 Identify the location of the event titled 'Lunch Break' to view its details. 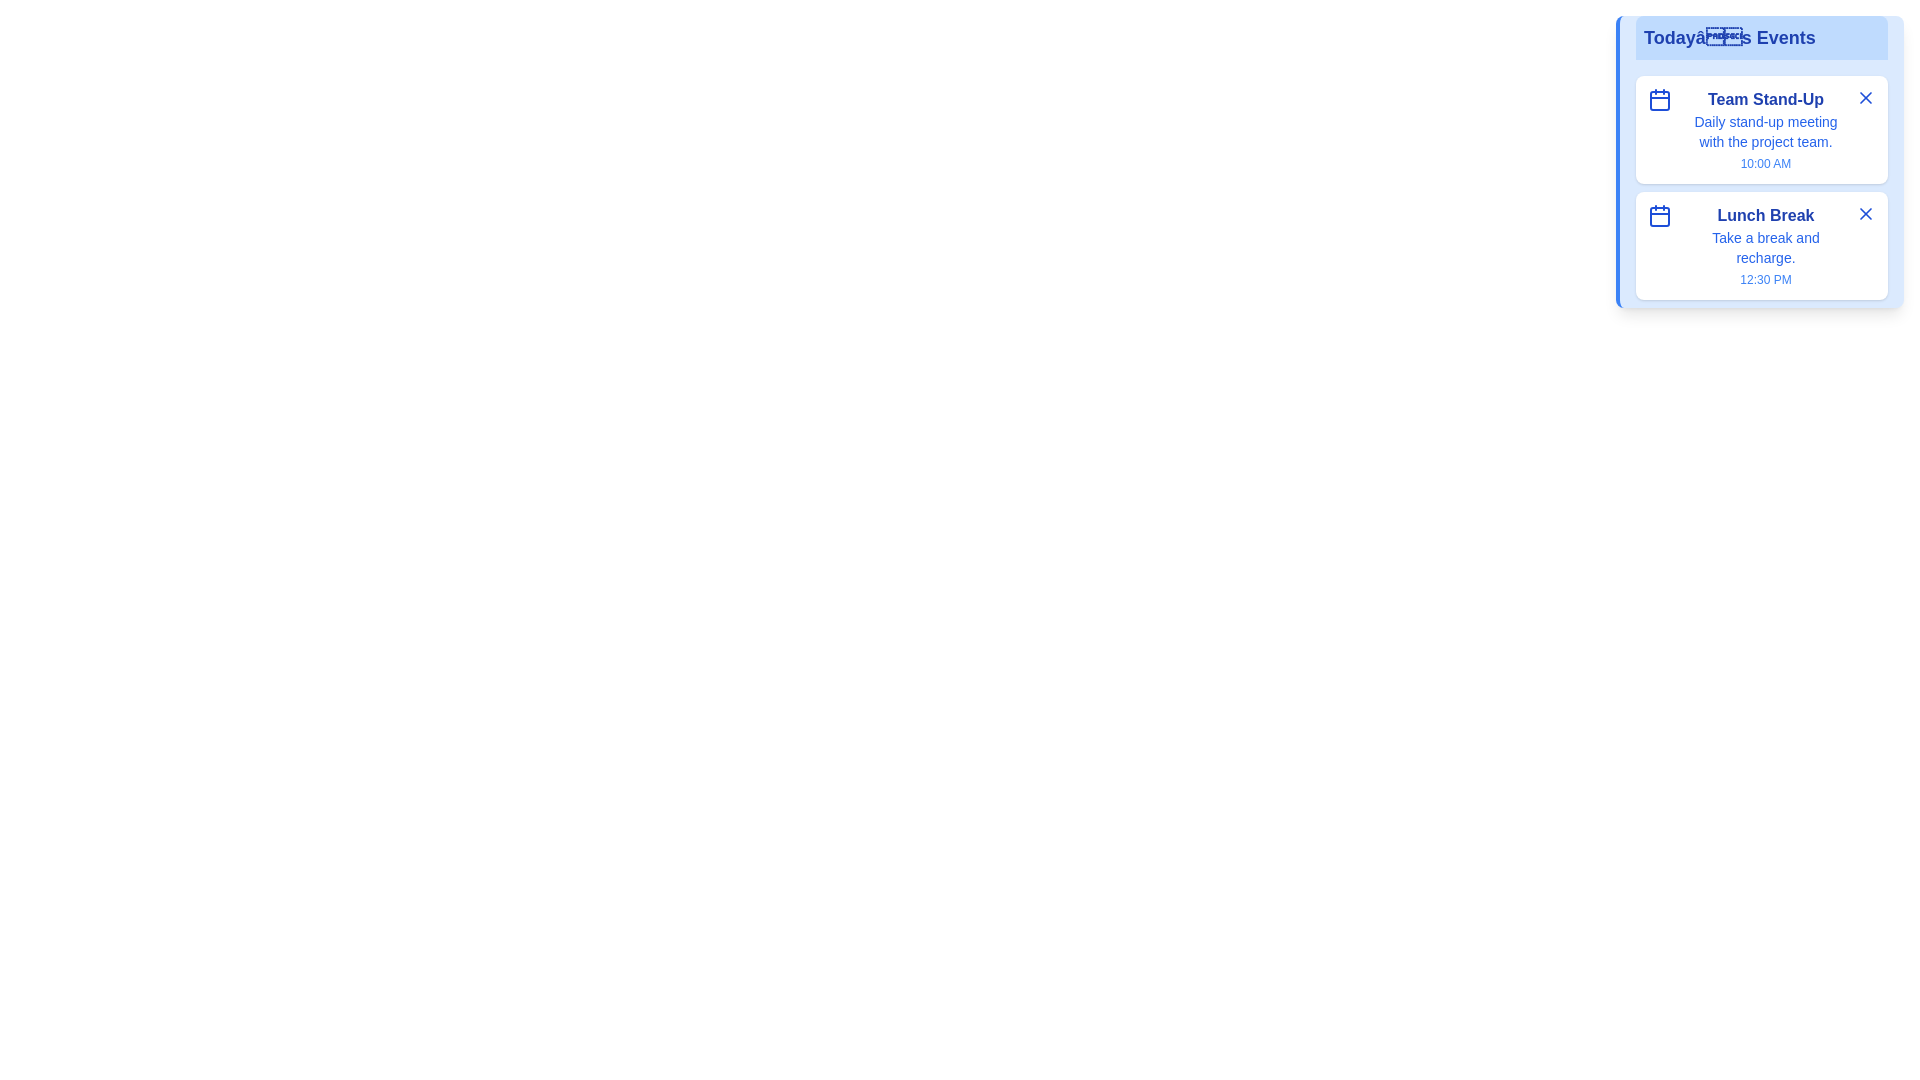
(1766, 216).